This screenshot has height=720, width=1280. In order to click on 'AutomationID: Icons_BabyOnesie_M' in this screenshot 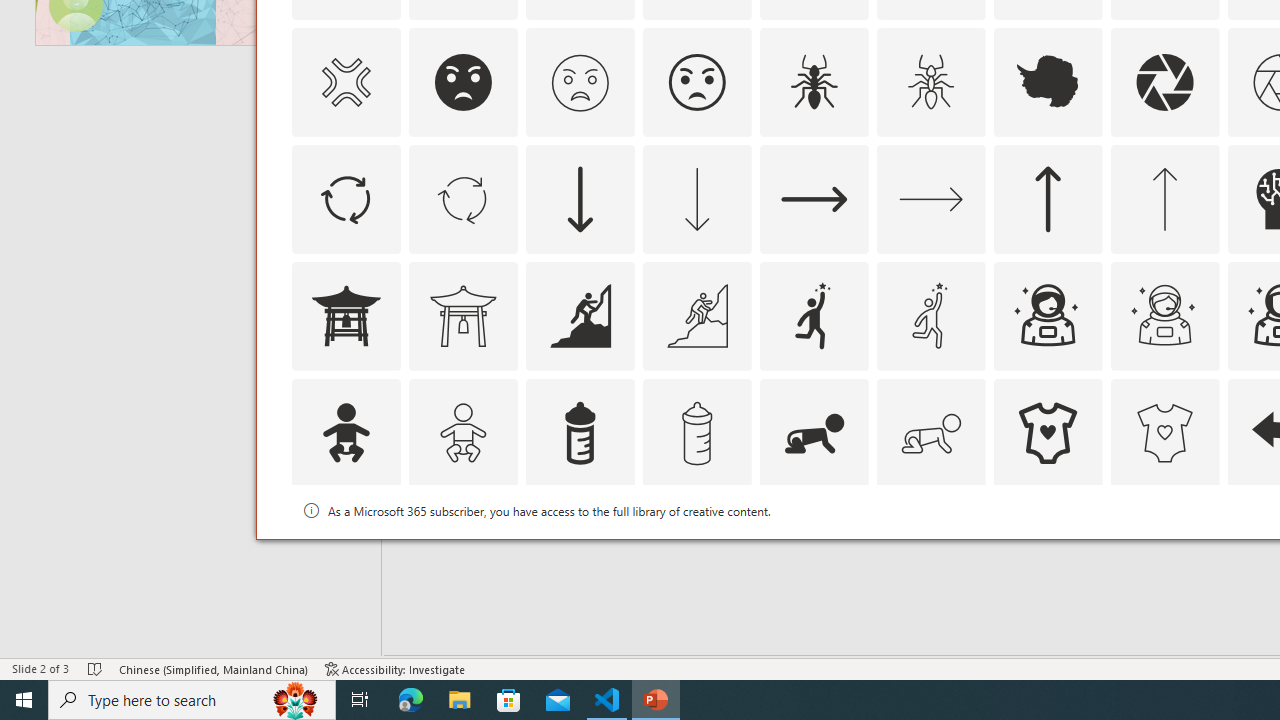, I will do `click(1164, 431)`.